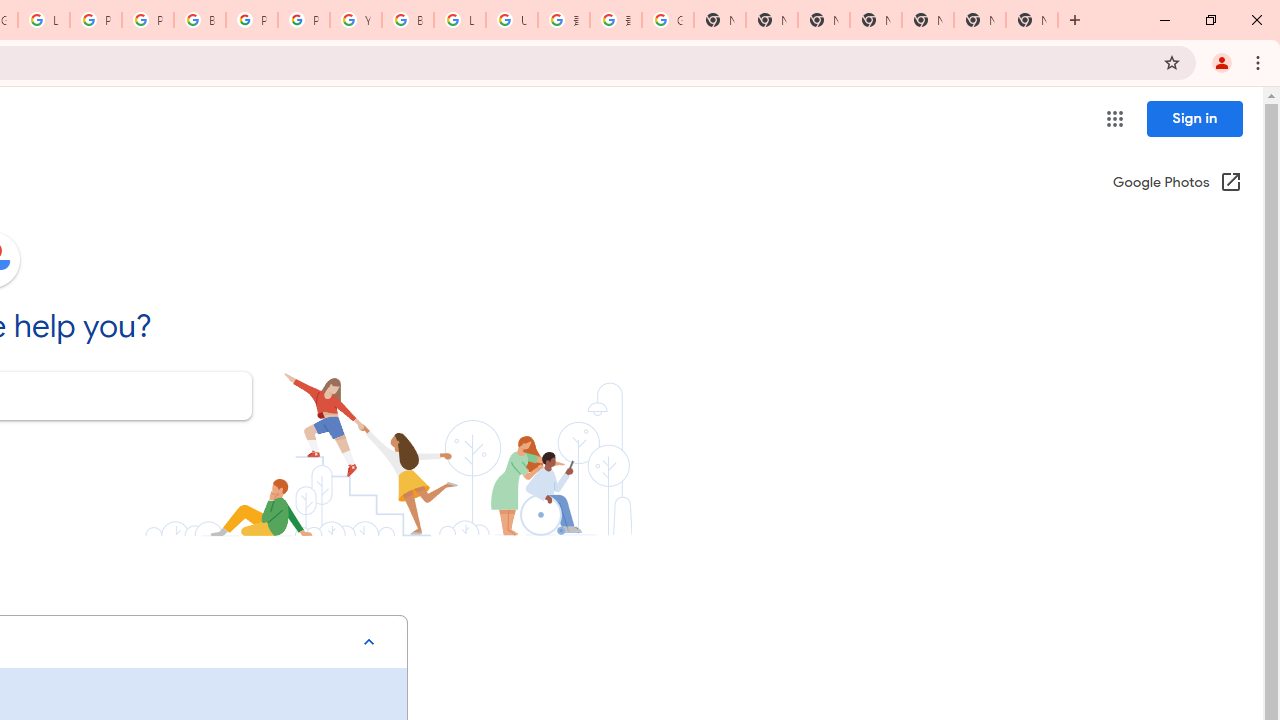 This screenshot has height=720, width=1280. Describe the element at coordinates (95, 20) in the screenshot. I see `'Privacy Help Center - Policies Help'` at that location.